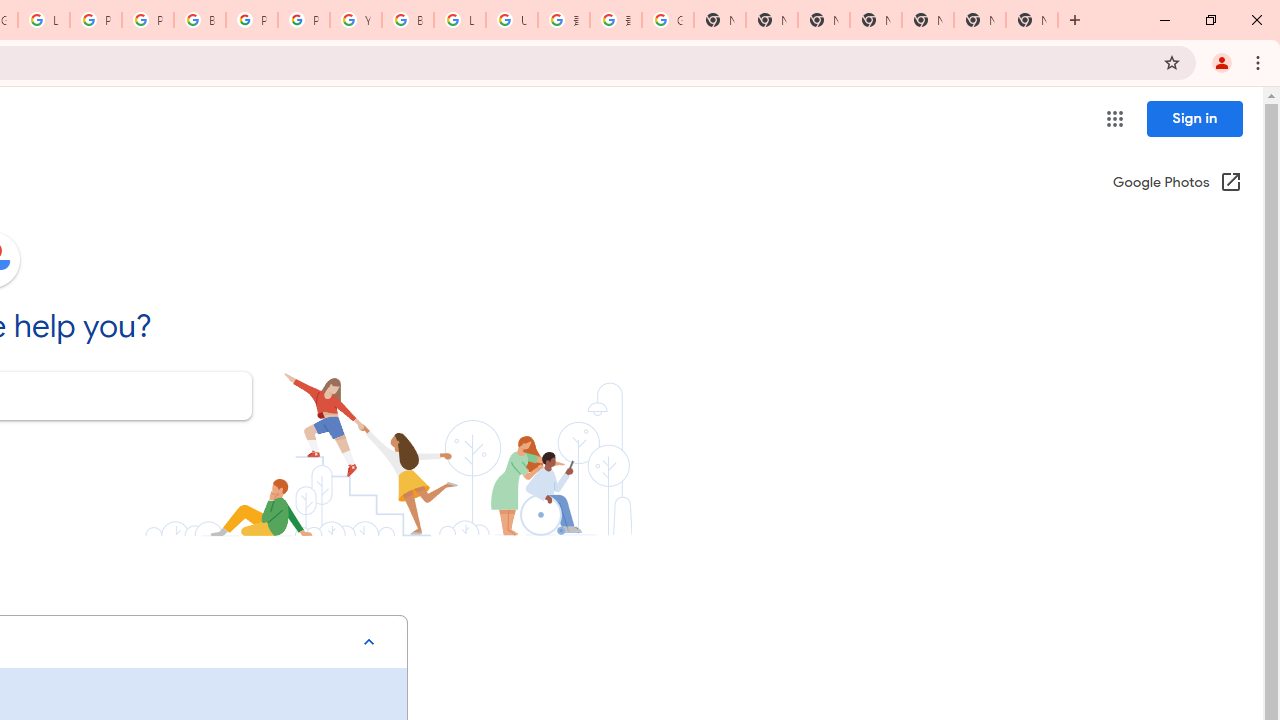 This screenshot has height=720, width=1280. Describe the element at coordinates (95, 20) in the screenshot. I see `'Privacy Help Center - Policies Help'` at that location.